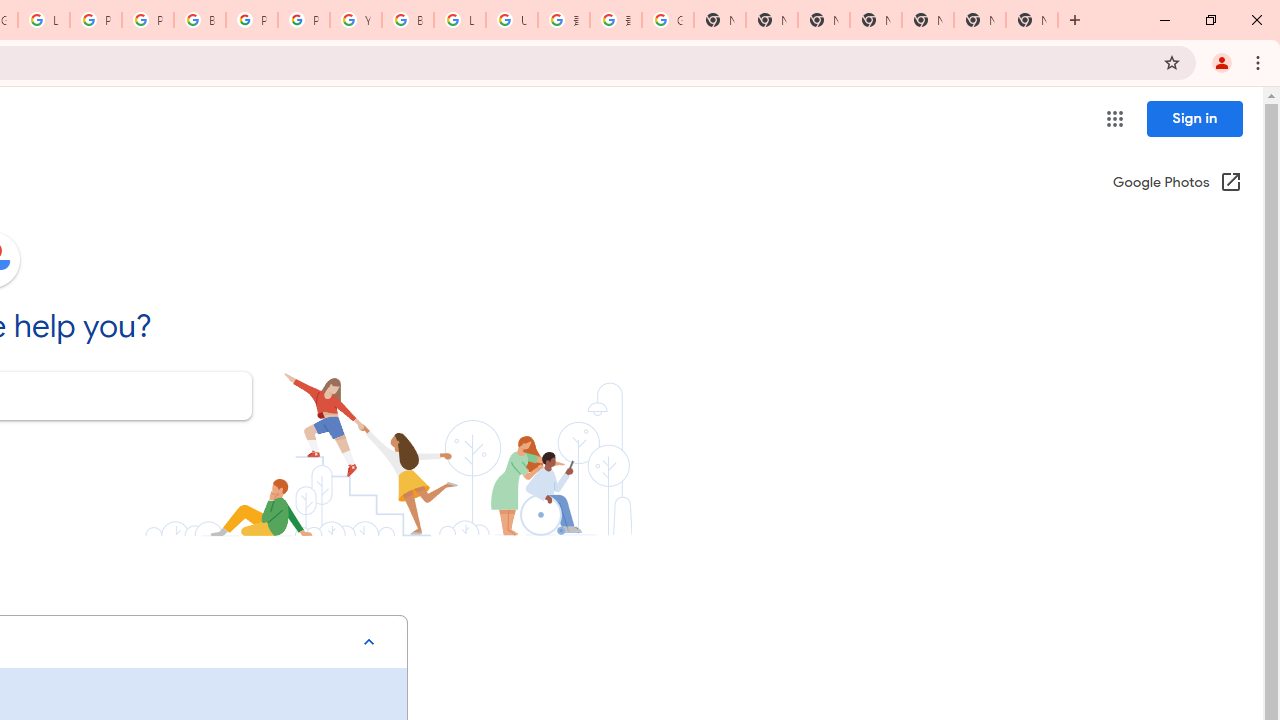 This screenshot has height=720, width=1280. Describe the element at coordinates (95, 20) in the screenshot. I see `'Privacy Help Center - Policies Help'` at that location.